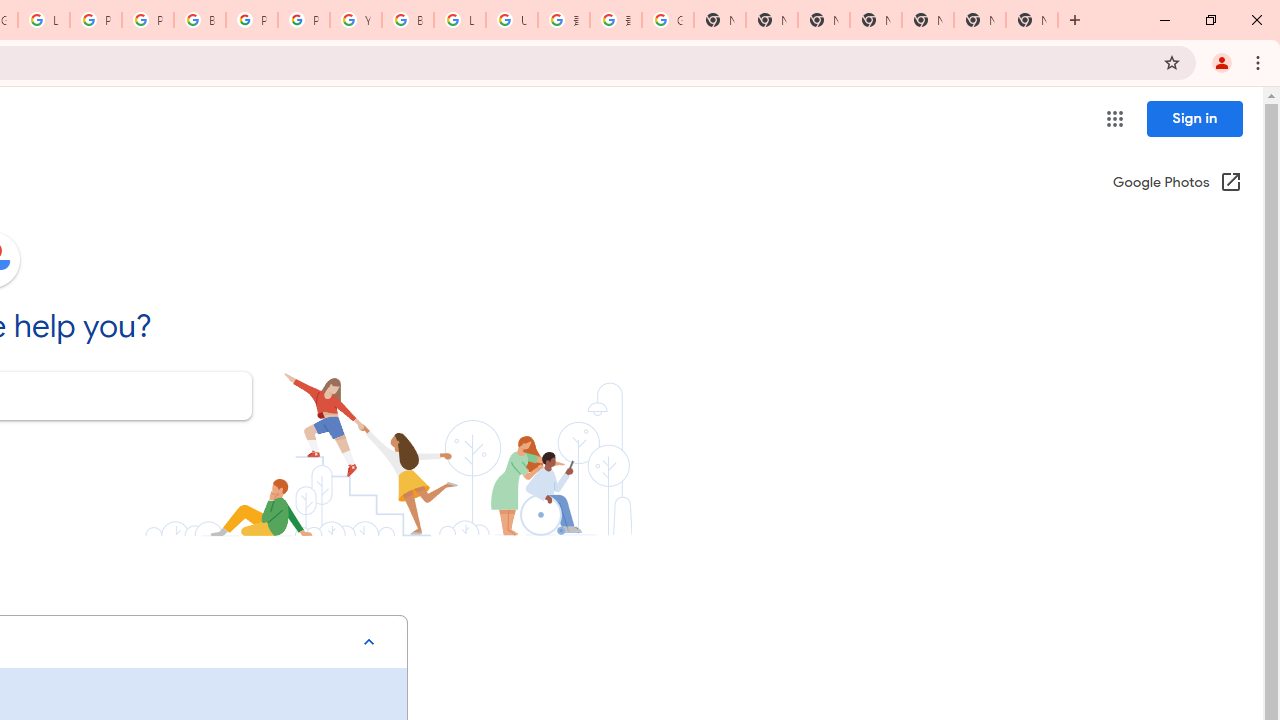 This screenshot has height=720, width=1280. Describe the element at coordinates (95, 20) in the screenshot. I see `'Privacy Help Center - Policies Help'` at that location.